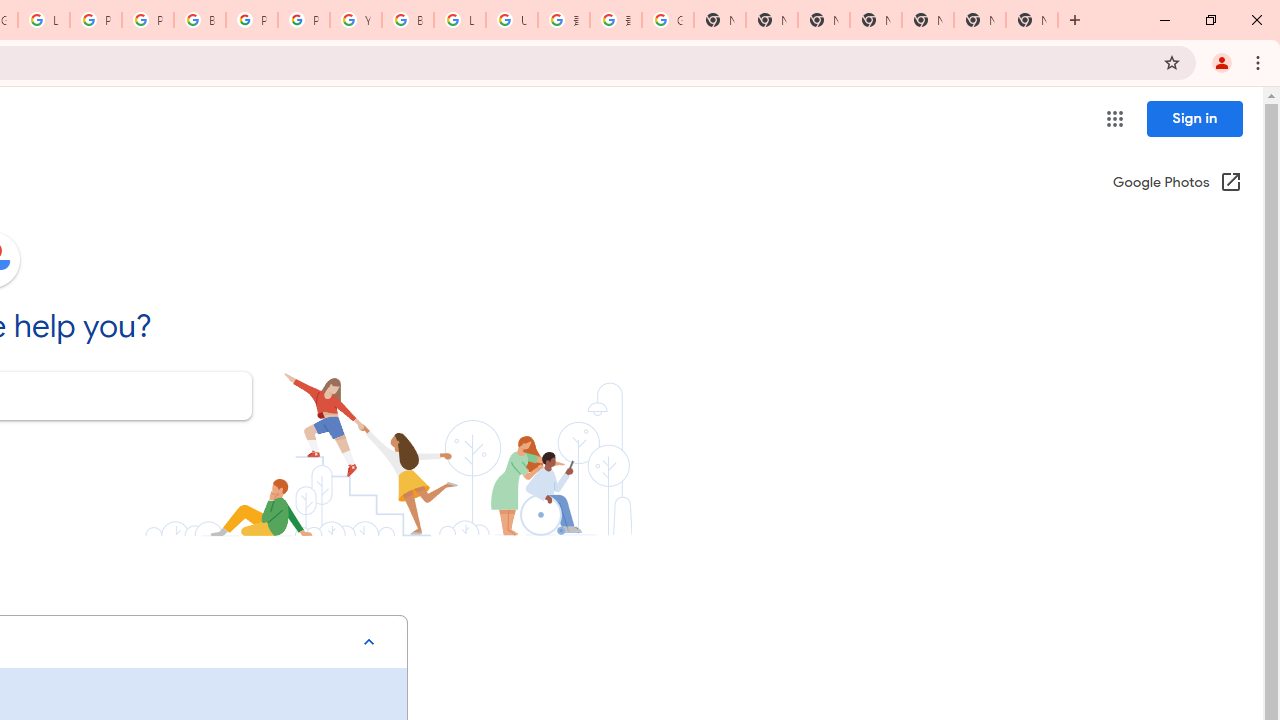 This screenshot has height=720, width=1280. Describe the element at coordinates (95, 20) in the screenshot. I see `'Privacy Help Center - Policies Help'` at that location.